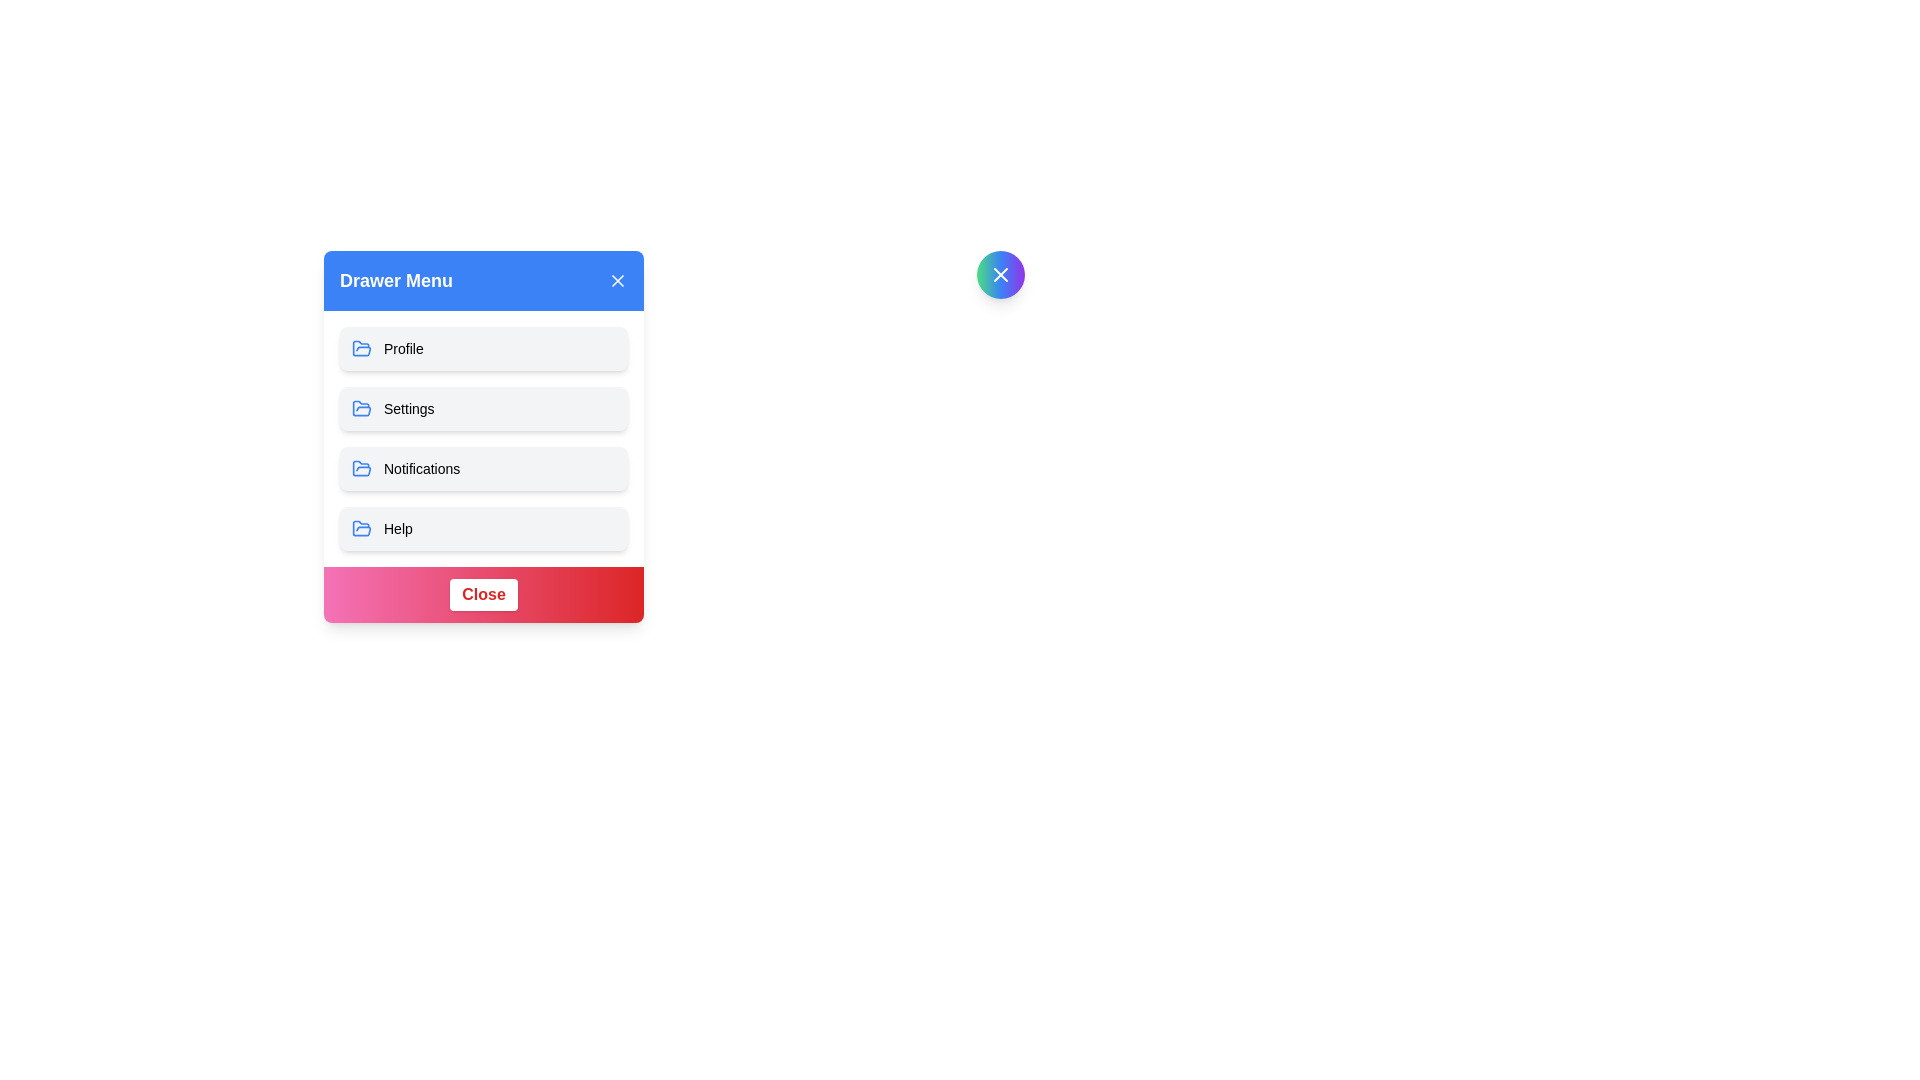 Image resolution: width=1920 pixels, height=1080 pixels. Describe the element at coordinates (484, 435) in the screenshot. I see `the second menu button for accessing the Settings section of the application, located below the Profile item and above the Notifications item` at that location.